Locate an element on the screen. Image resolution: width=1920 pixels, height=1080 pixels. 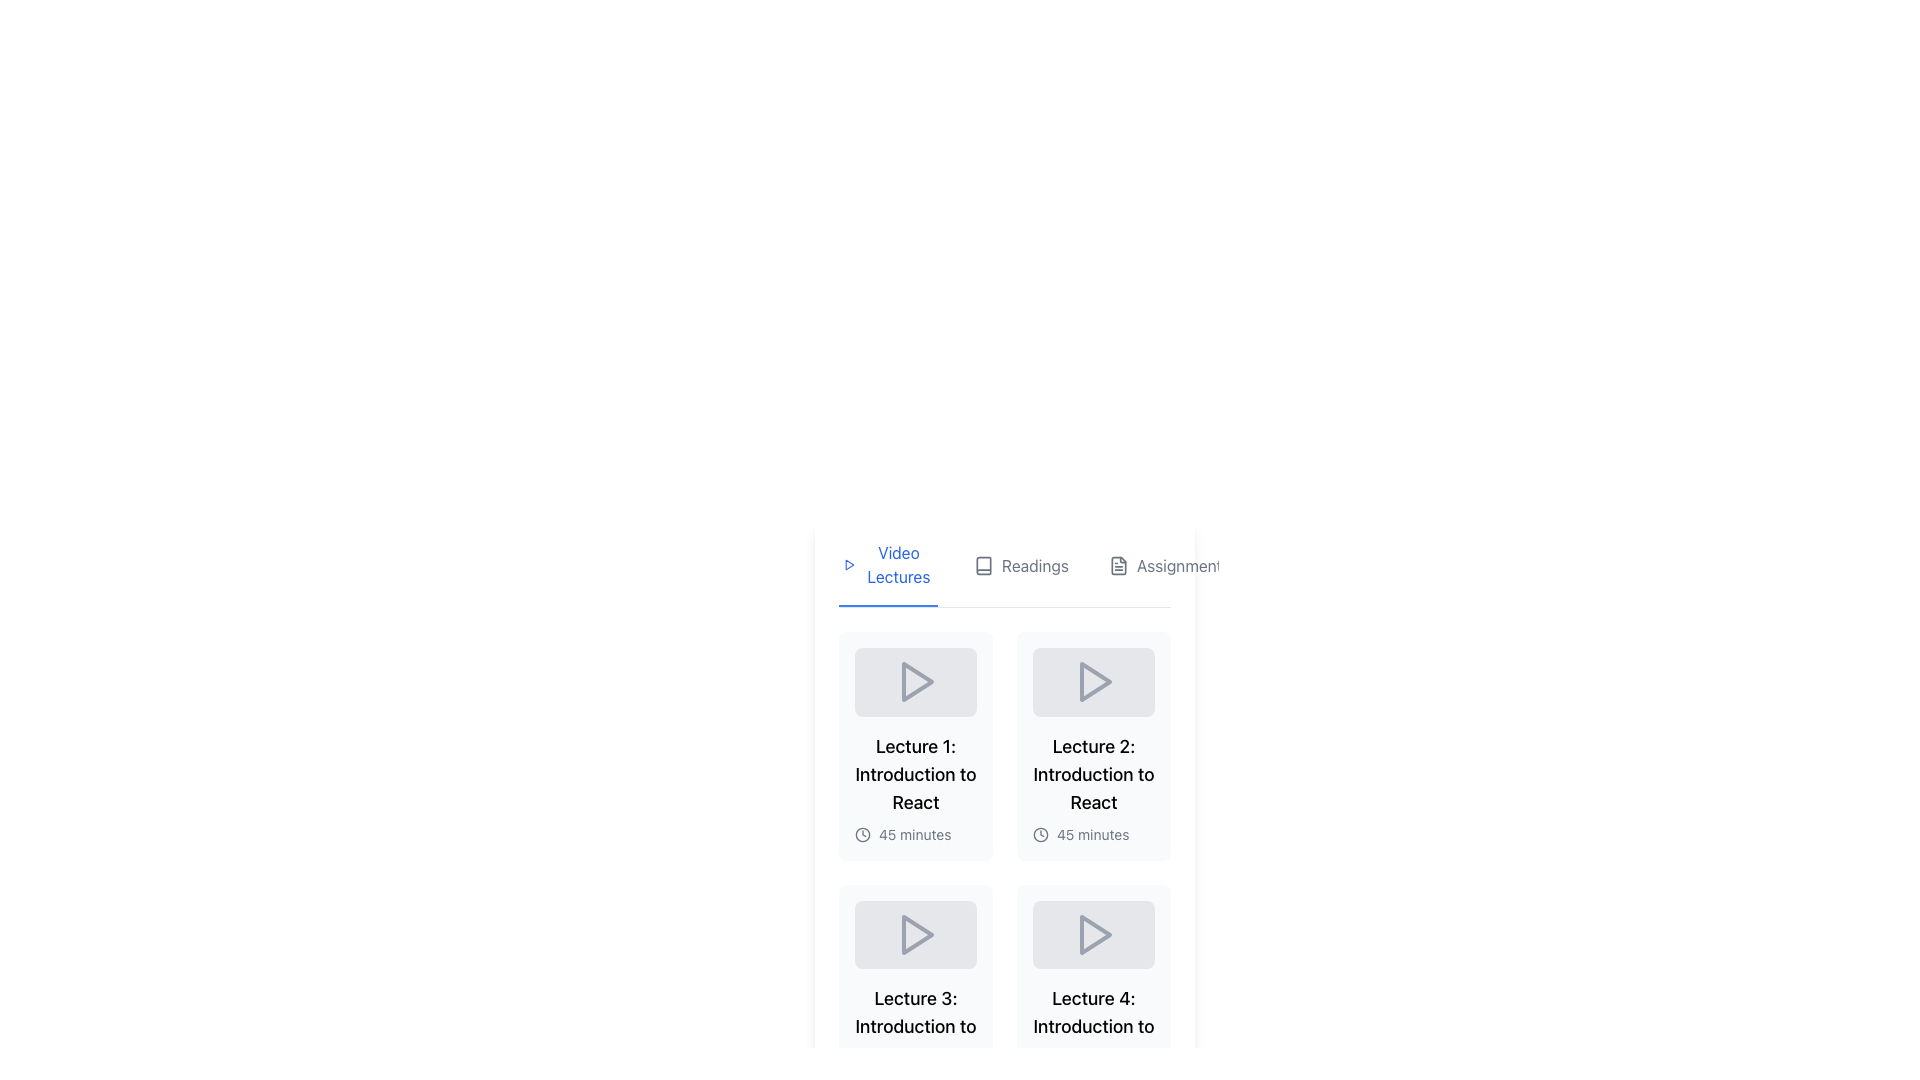
the play icon button located in the fourth item of the grid for 'Lecture 4: Introduction to React' is located at coordinates (1093, 933).